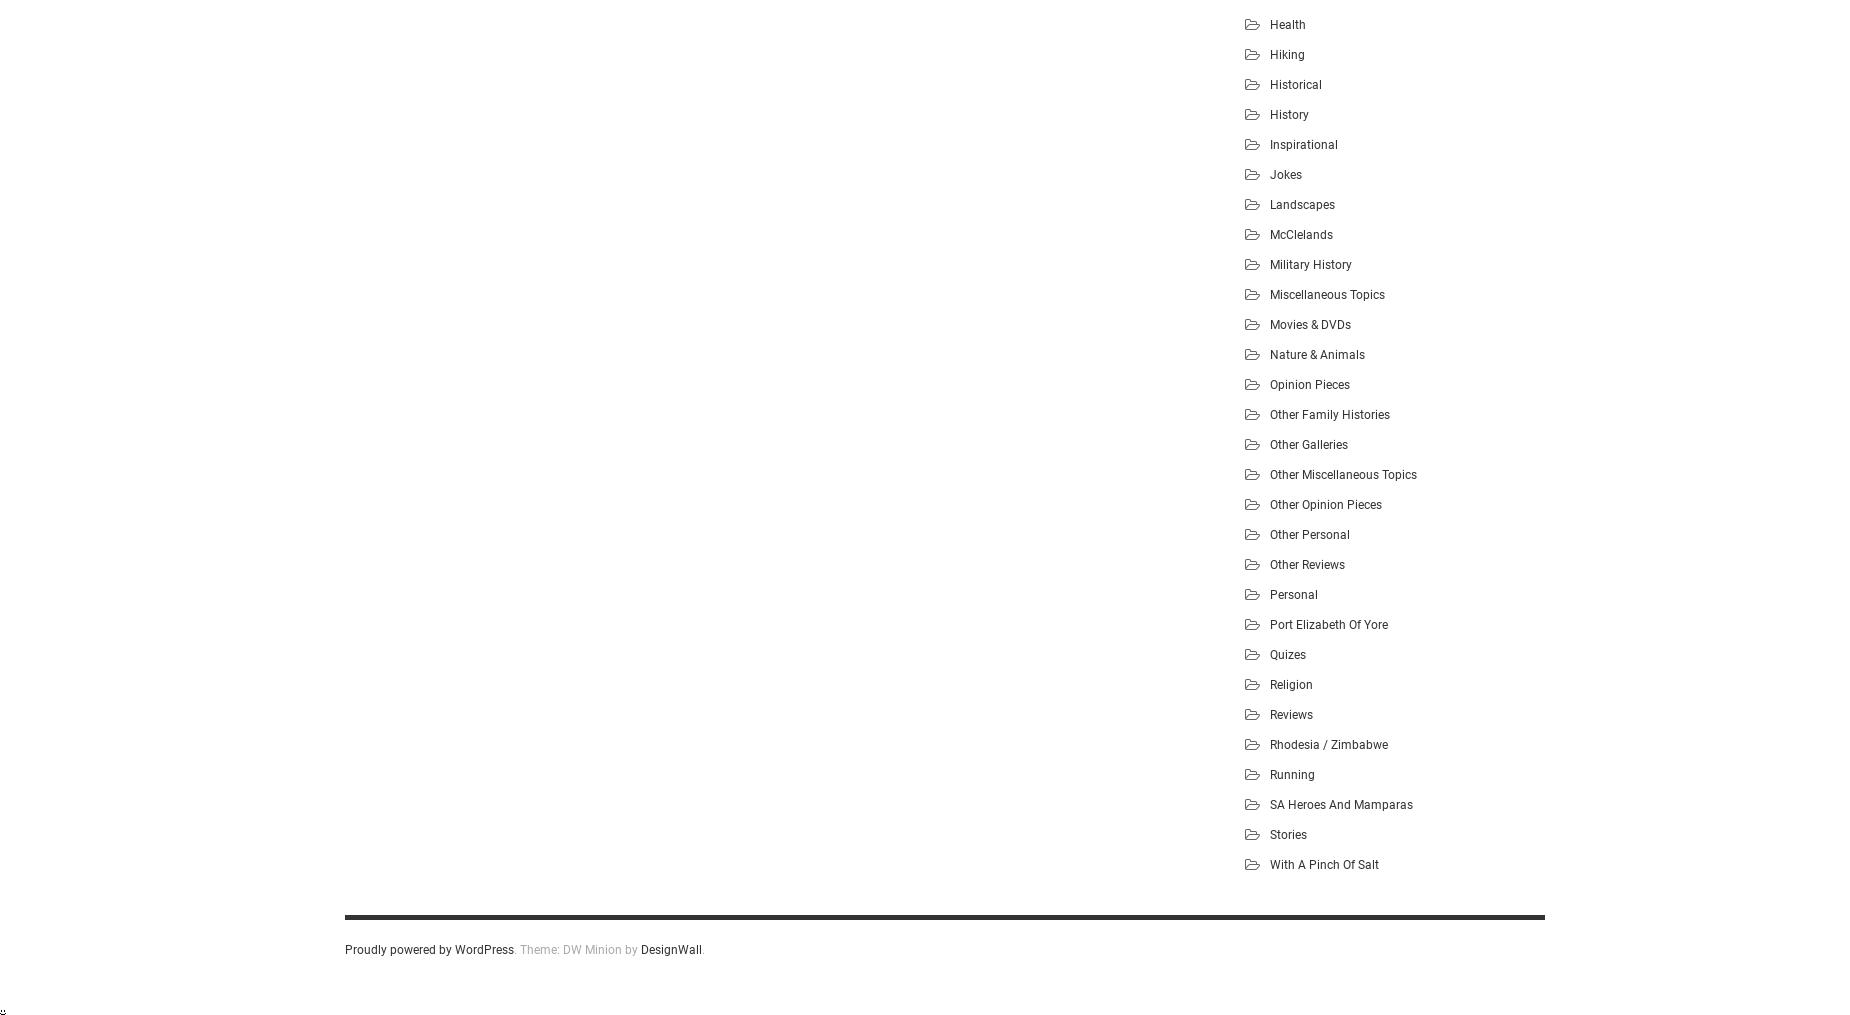 This screenshot has width=1850, height=1015. What do you see at coordinates (1328, 742) in the screenshot?
I see `'Rhodesia / Zimbabwe'` at bounding box center [1328, 742].